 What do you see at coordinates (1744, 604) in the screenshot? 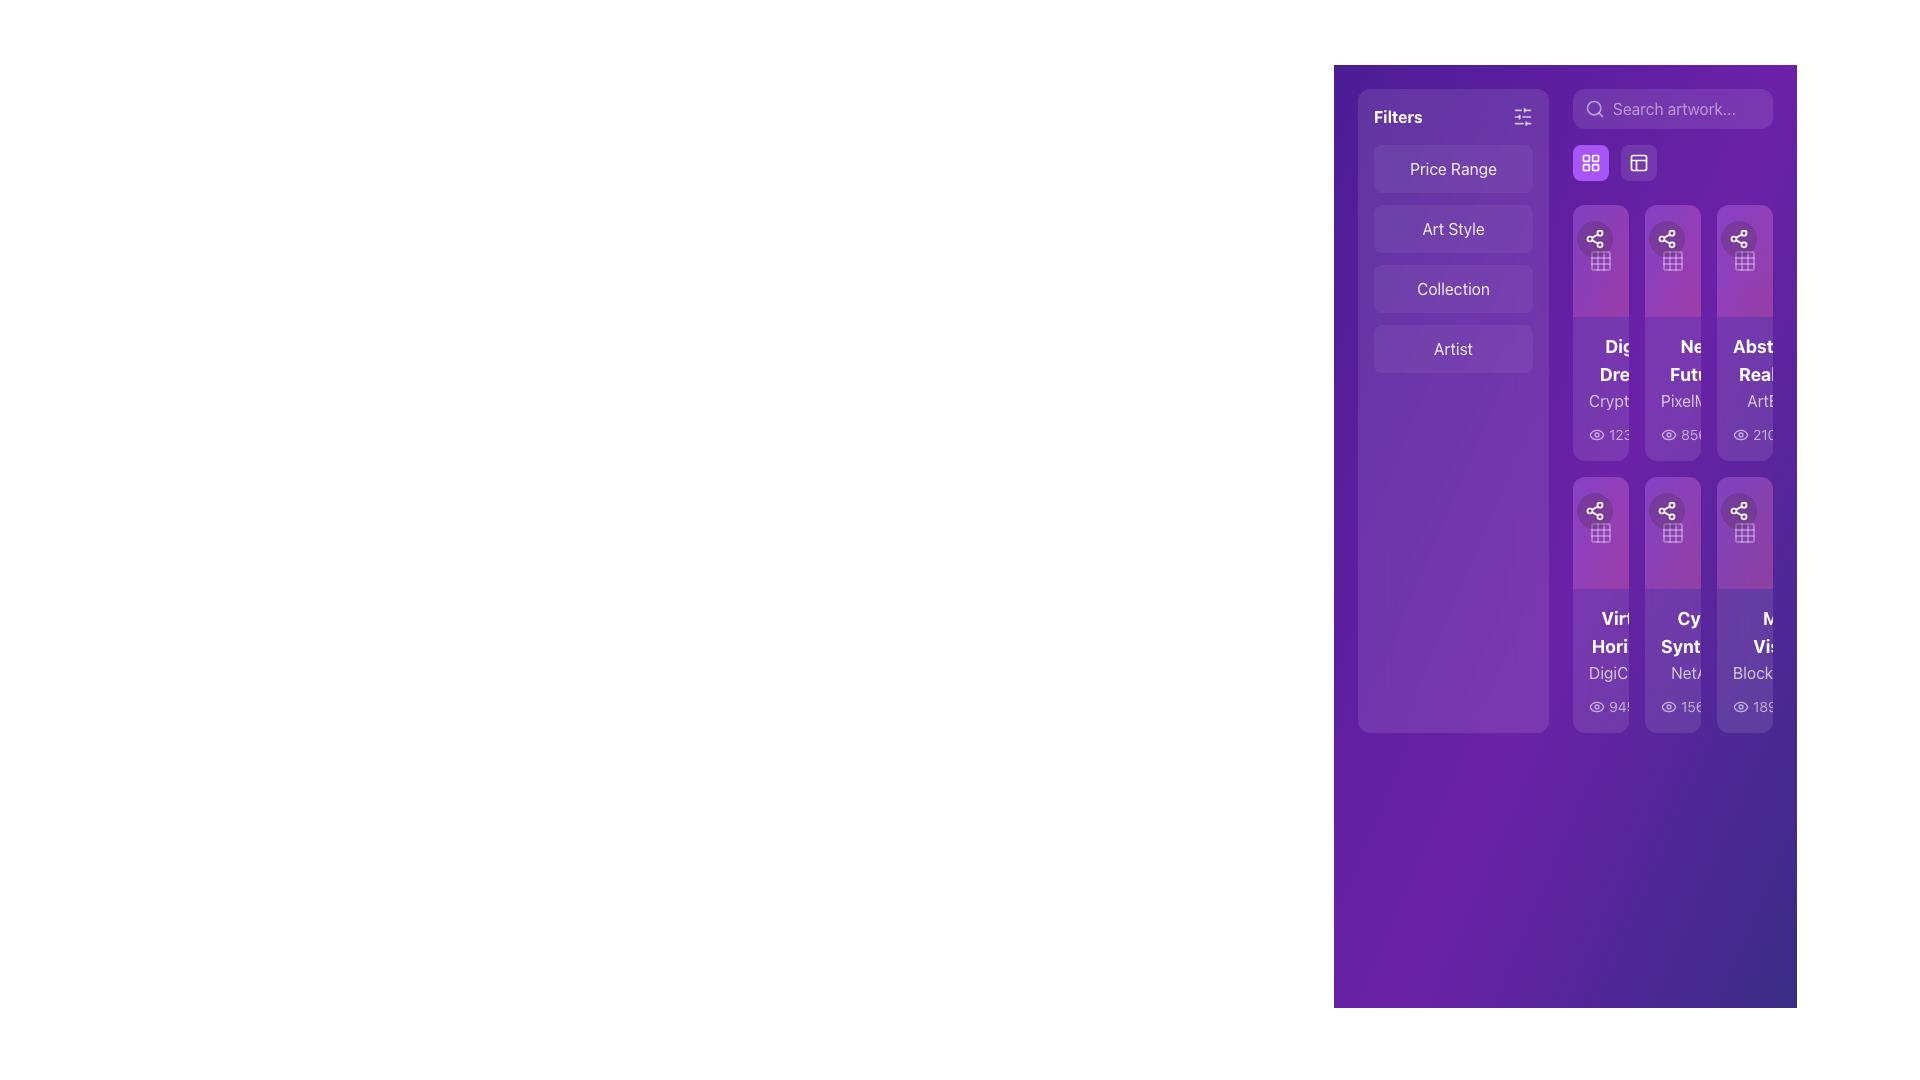
I see `the bottom-right card in a grid layout, located in the rightmost column and the third row` at bounding box center [1744, 604].